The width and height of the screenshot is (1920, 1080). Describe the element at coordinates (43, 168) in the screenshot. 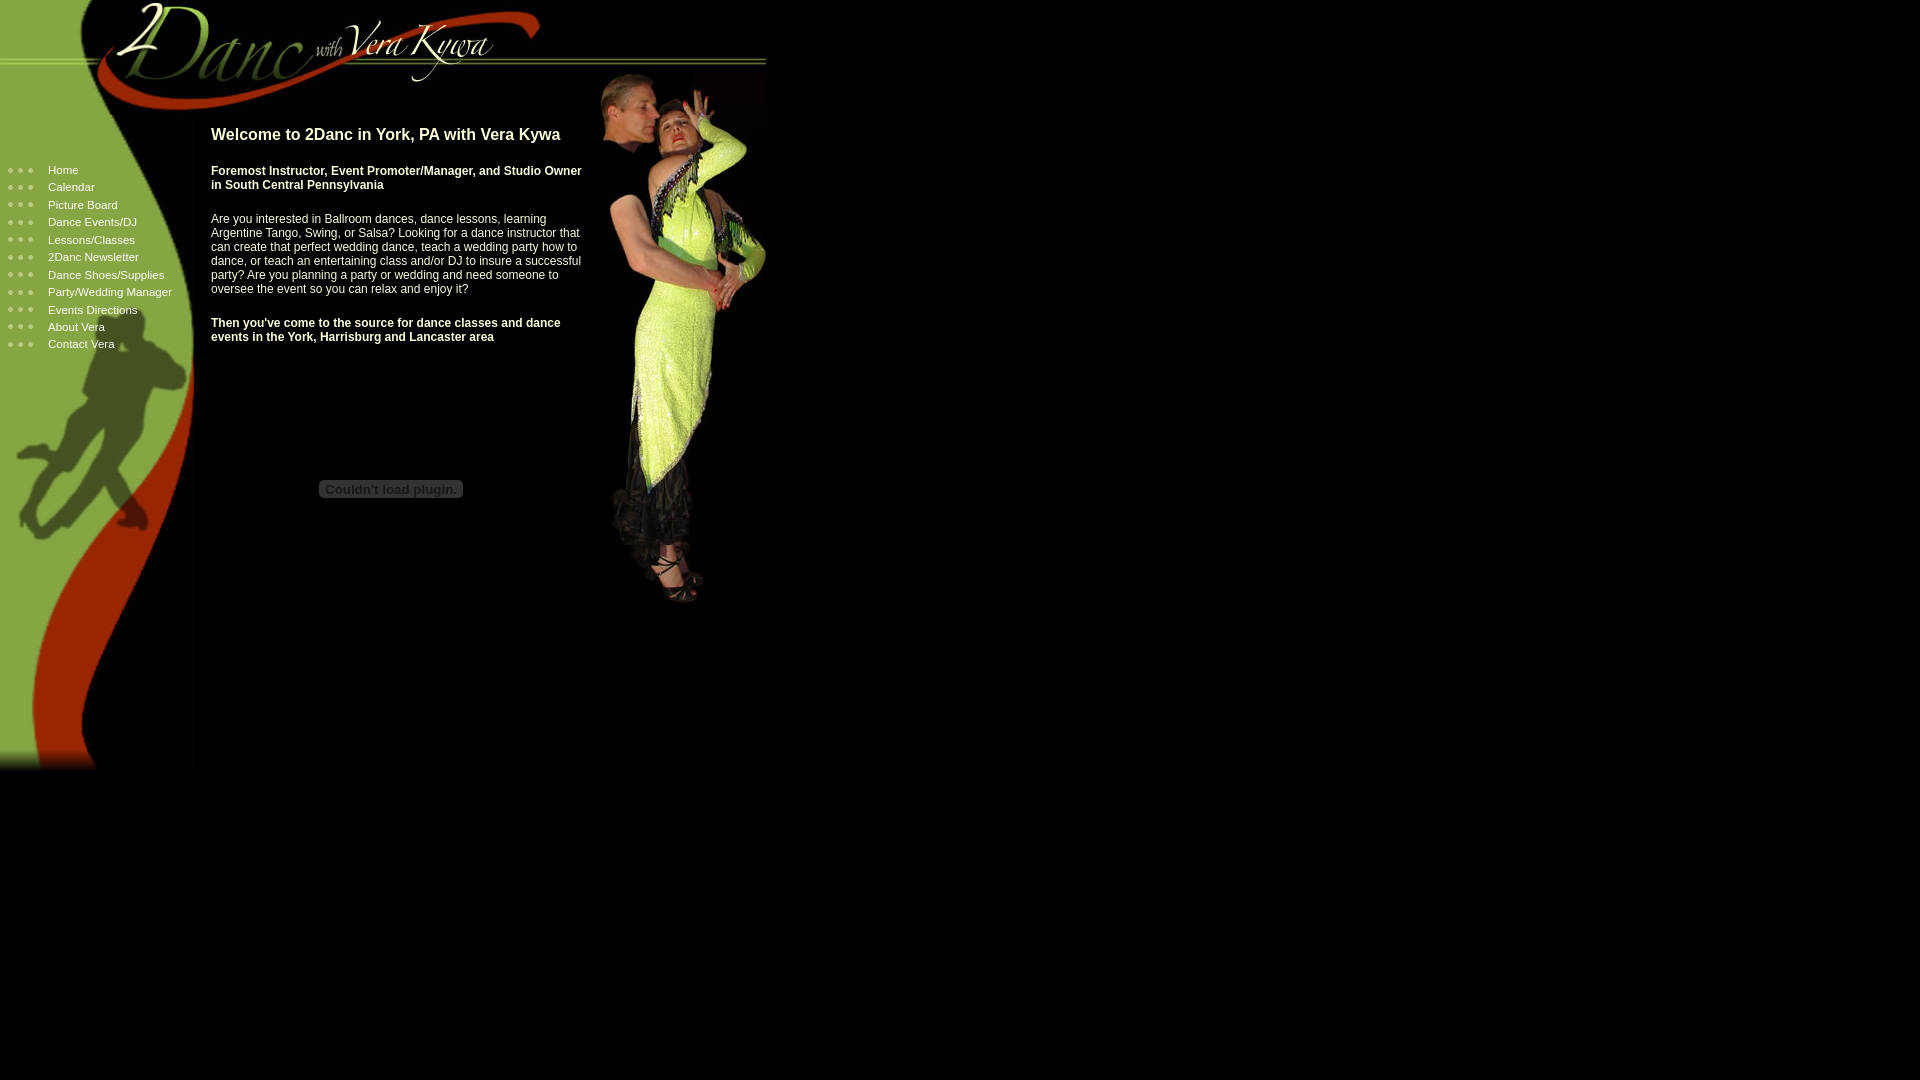

I see `'Home'` at that location.